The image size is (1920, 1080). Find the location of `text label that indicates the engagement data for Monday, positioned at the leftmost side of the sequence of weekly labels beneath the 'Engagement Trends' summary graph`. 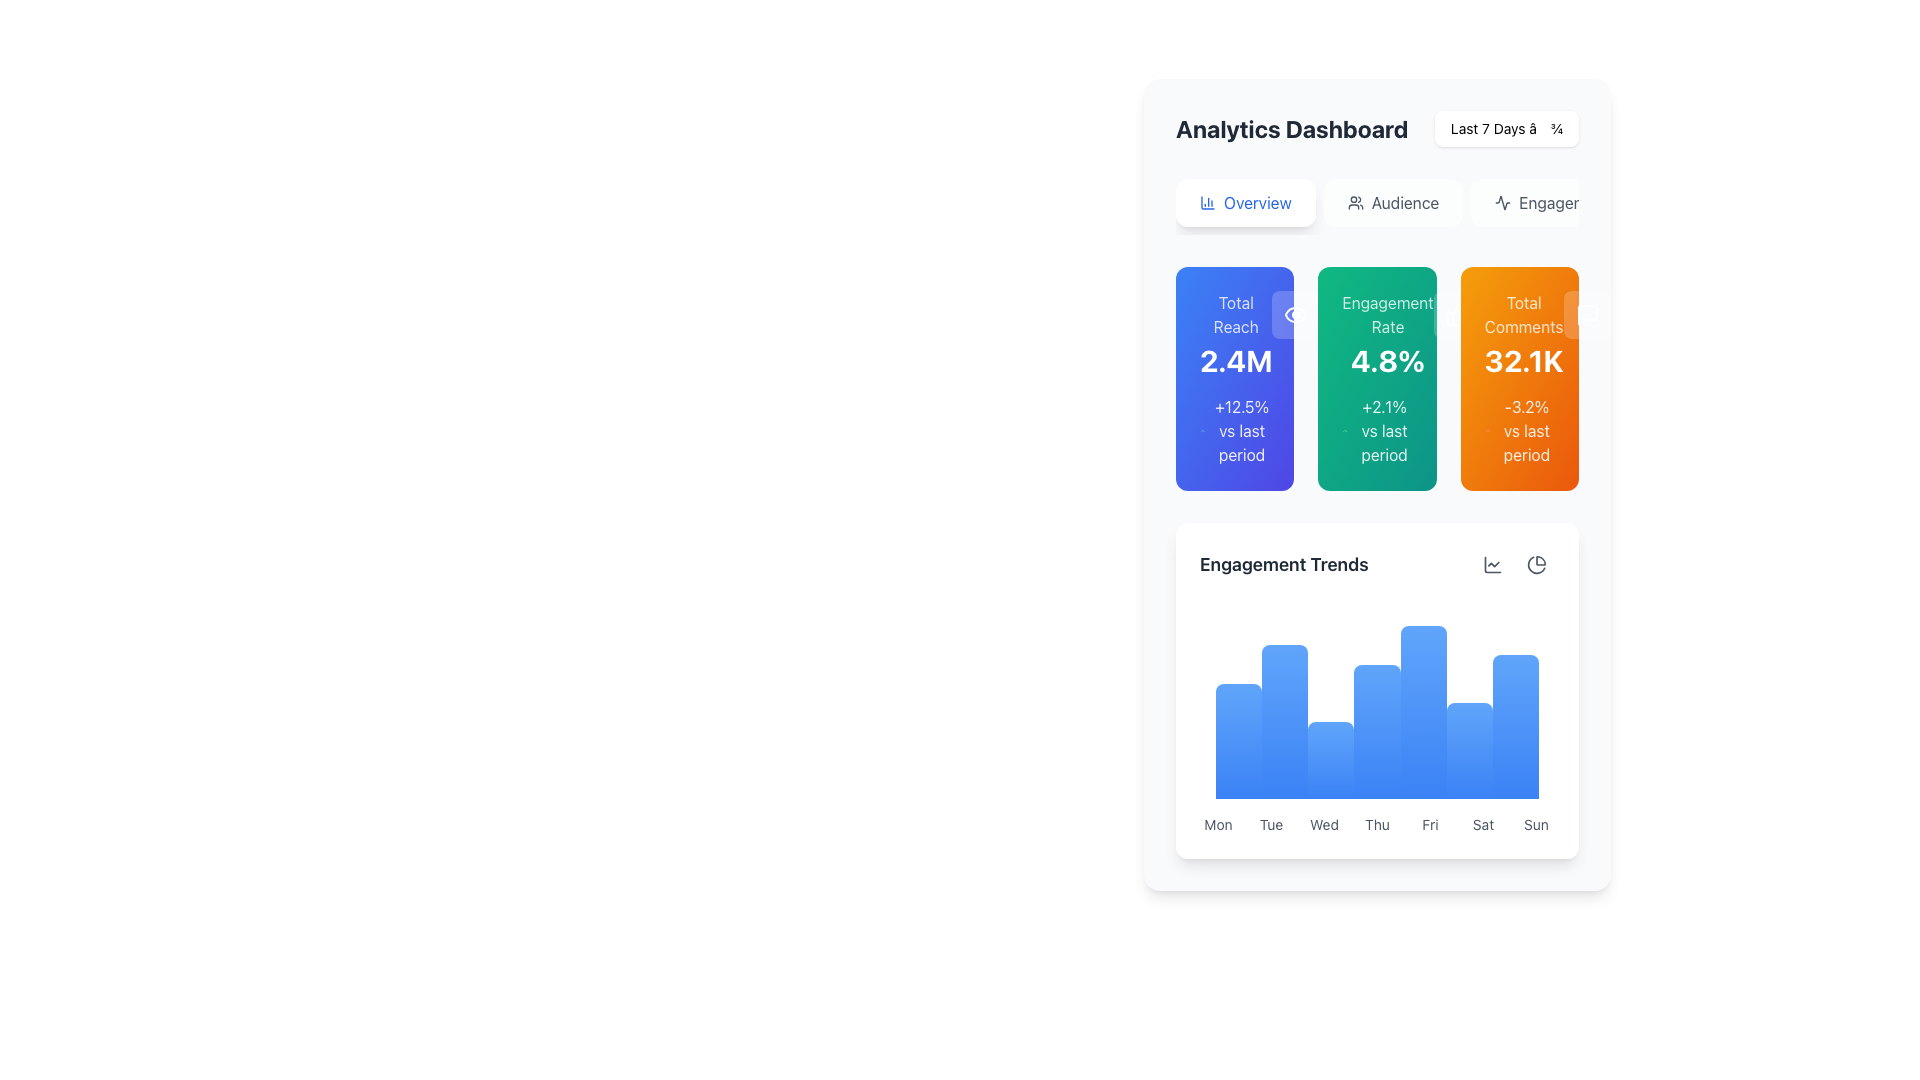

text label that indicates the engagement data for Monday, positioned at the leftmost side of the sequence of weekly labels beneath the 'Engagement Trends' summary graph is located at coordinates (1217, 825).